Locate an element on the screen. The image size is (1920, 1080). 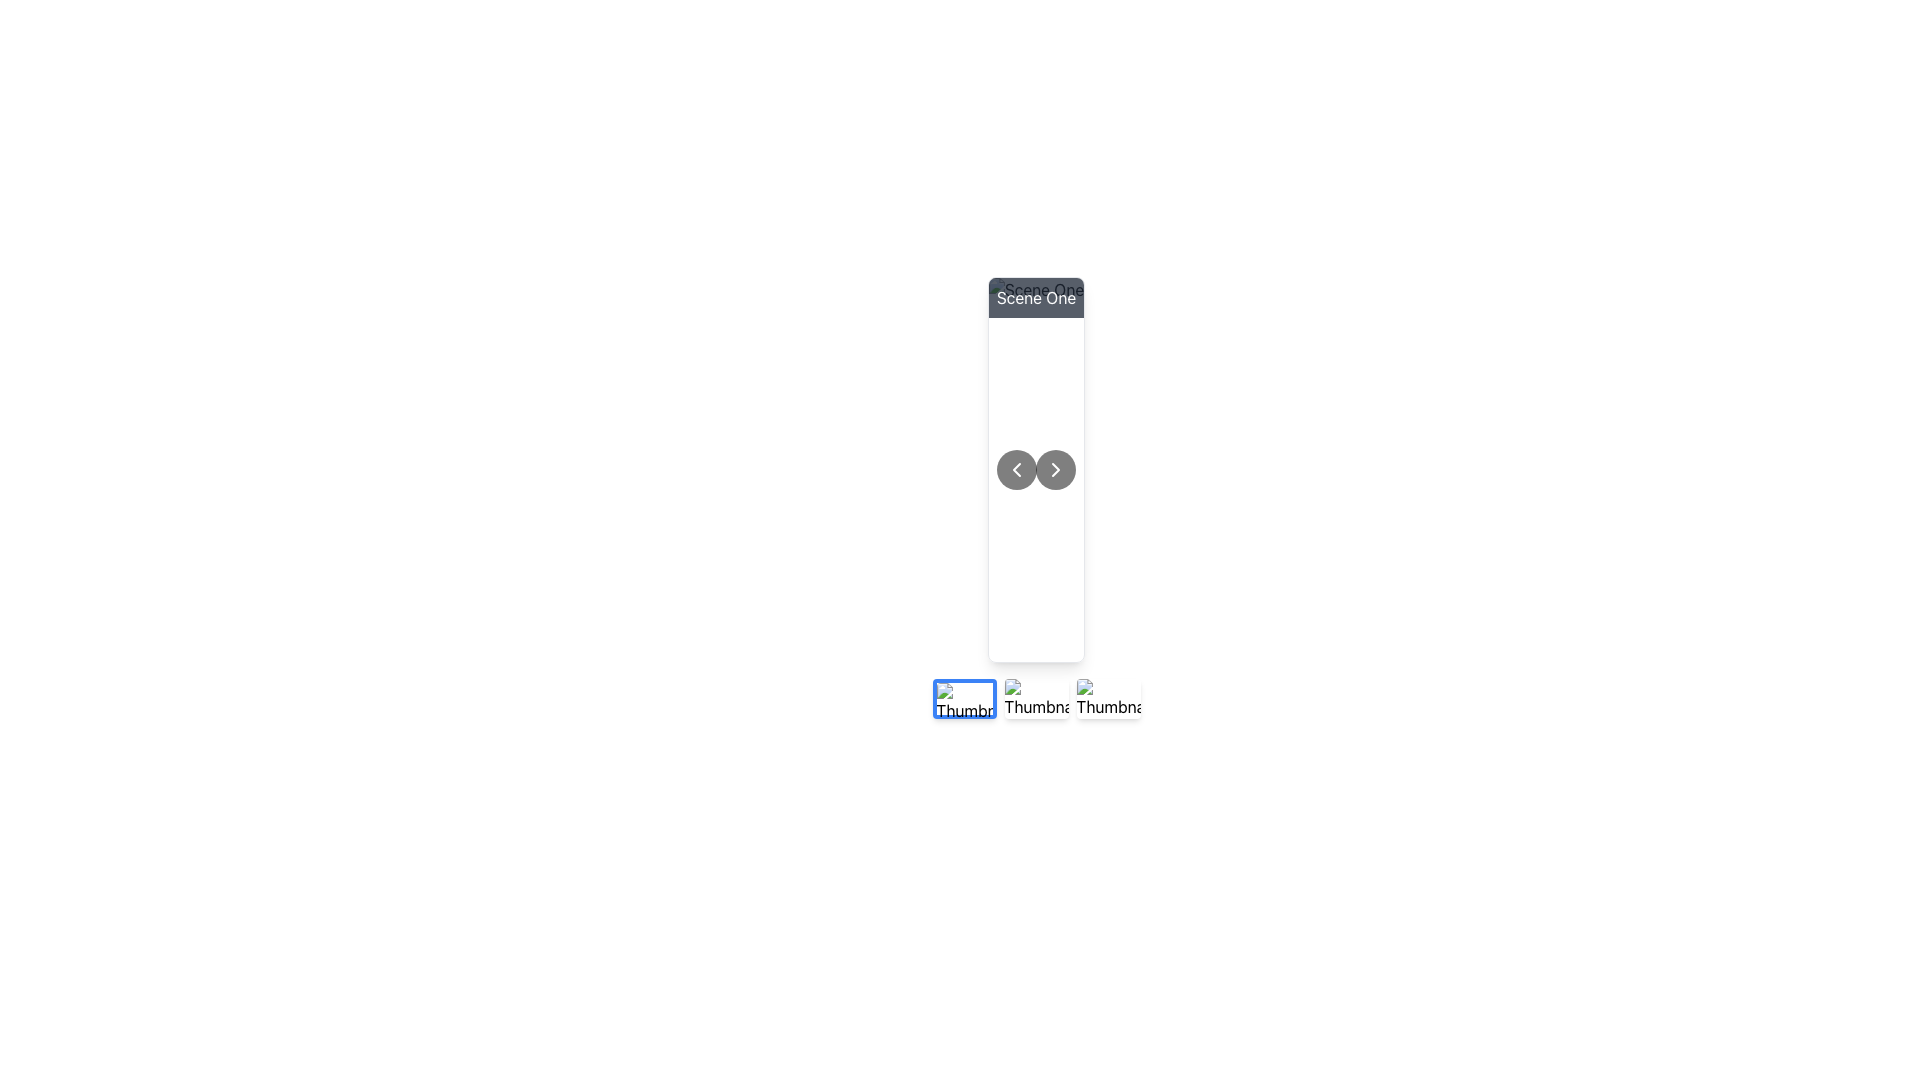
the fourth thumbnail image element in the horizontal list is located at coordinates (1107, 697).